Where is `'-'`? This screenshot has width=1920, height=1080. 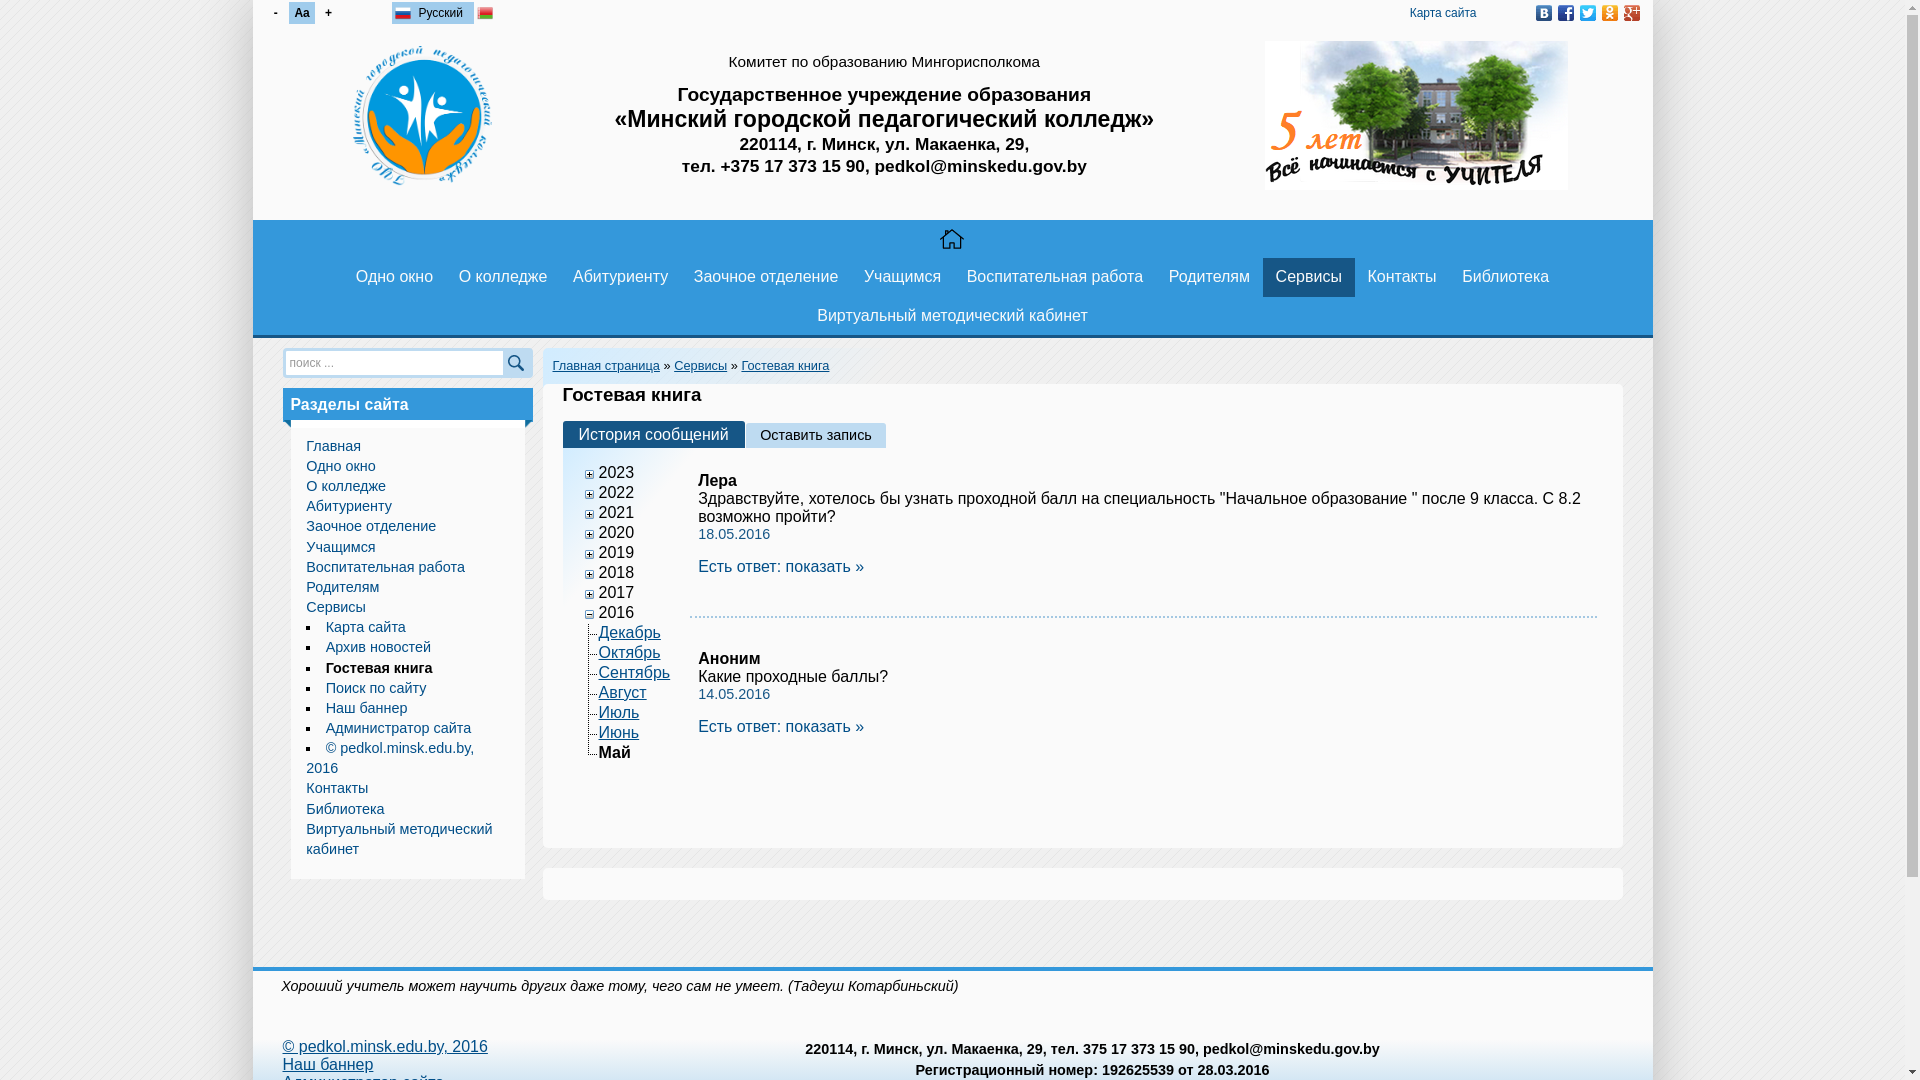
'-' is located at coordinates (261, 12).